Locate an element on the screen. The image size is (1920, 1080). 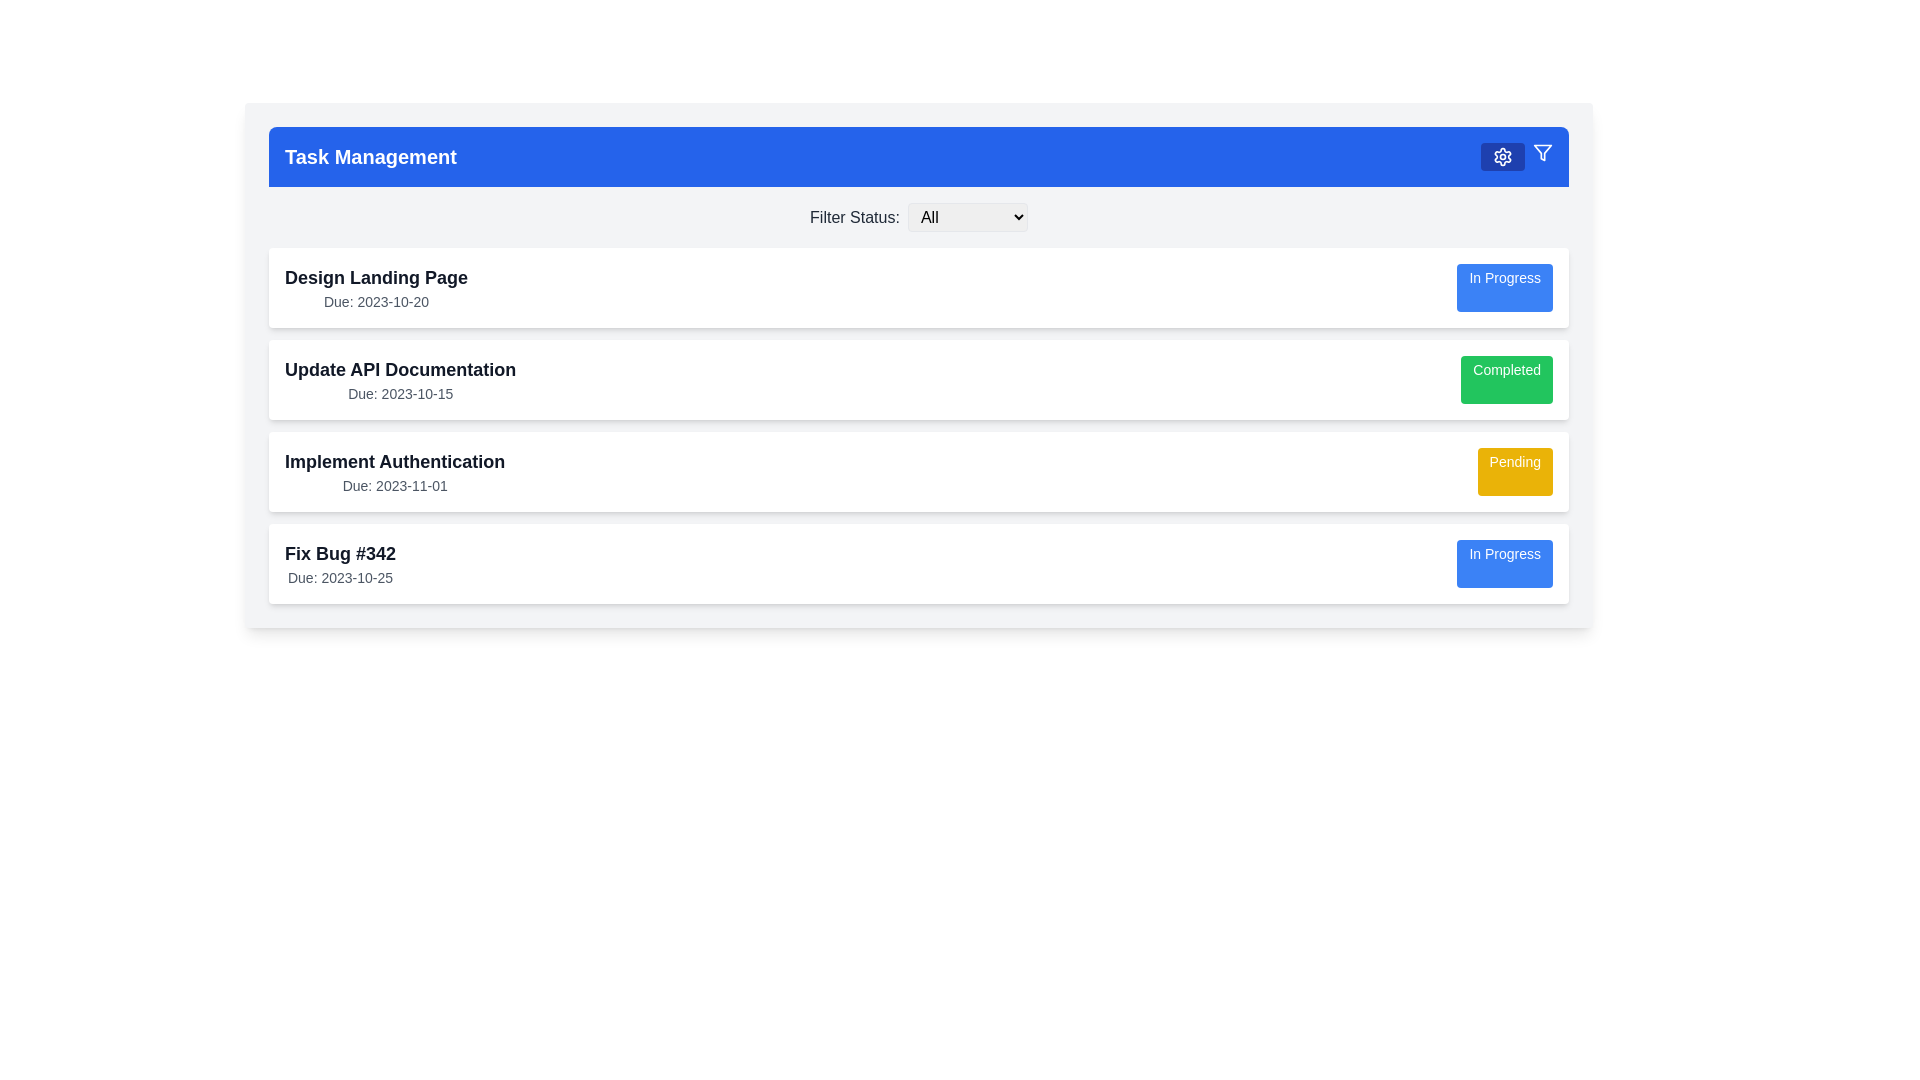
the text label that reads 'Filter Status:' which is positioned to the left of the dropdown menu labeled 'All' is located at coordinates (854, 217).